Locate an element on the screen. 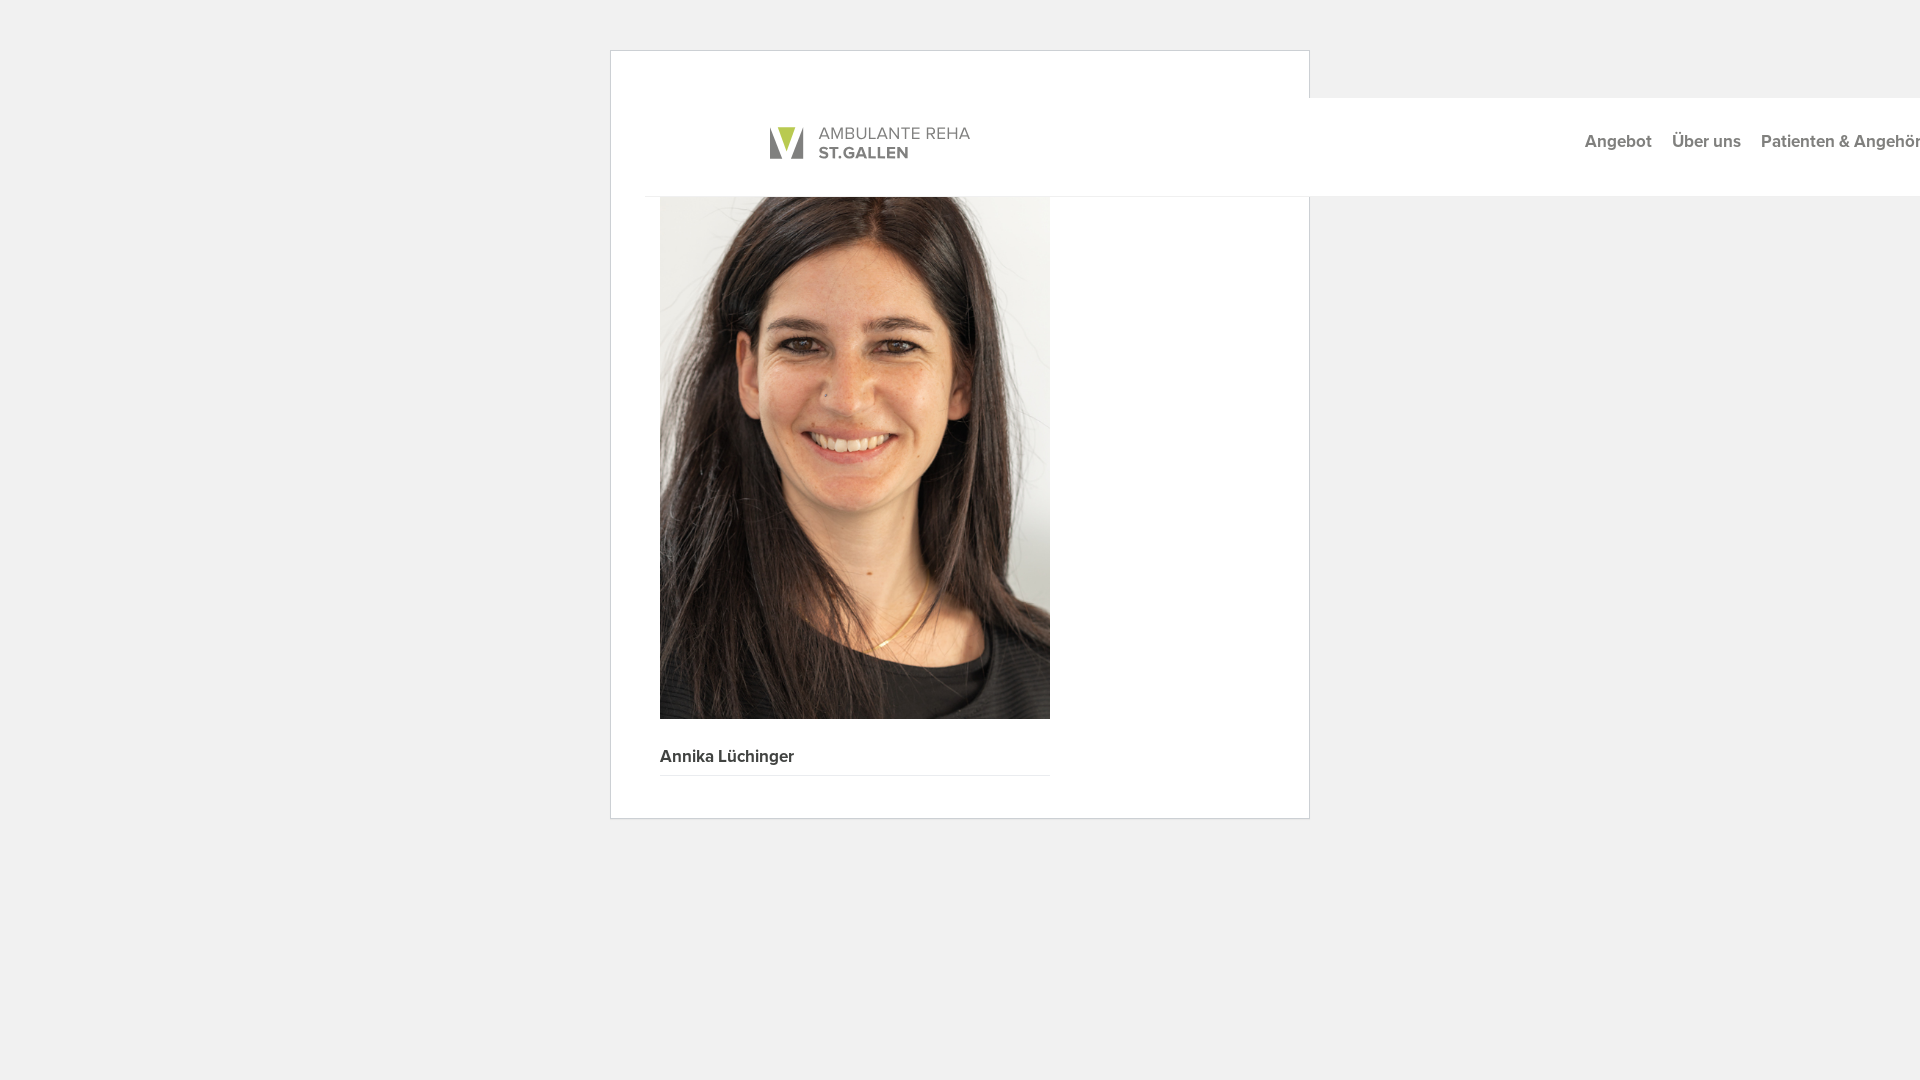  'Angebot' is located at coordinates (1618, 140).